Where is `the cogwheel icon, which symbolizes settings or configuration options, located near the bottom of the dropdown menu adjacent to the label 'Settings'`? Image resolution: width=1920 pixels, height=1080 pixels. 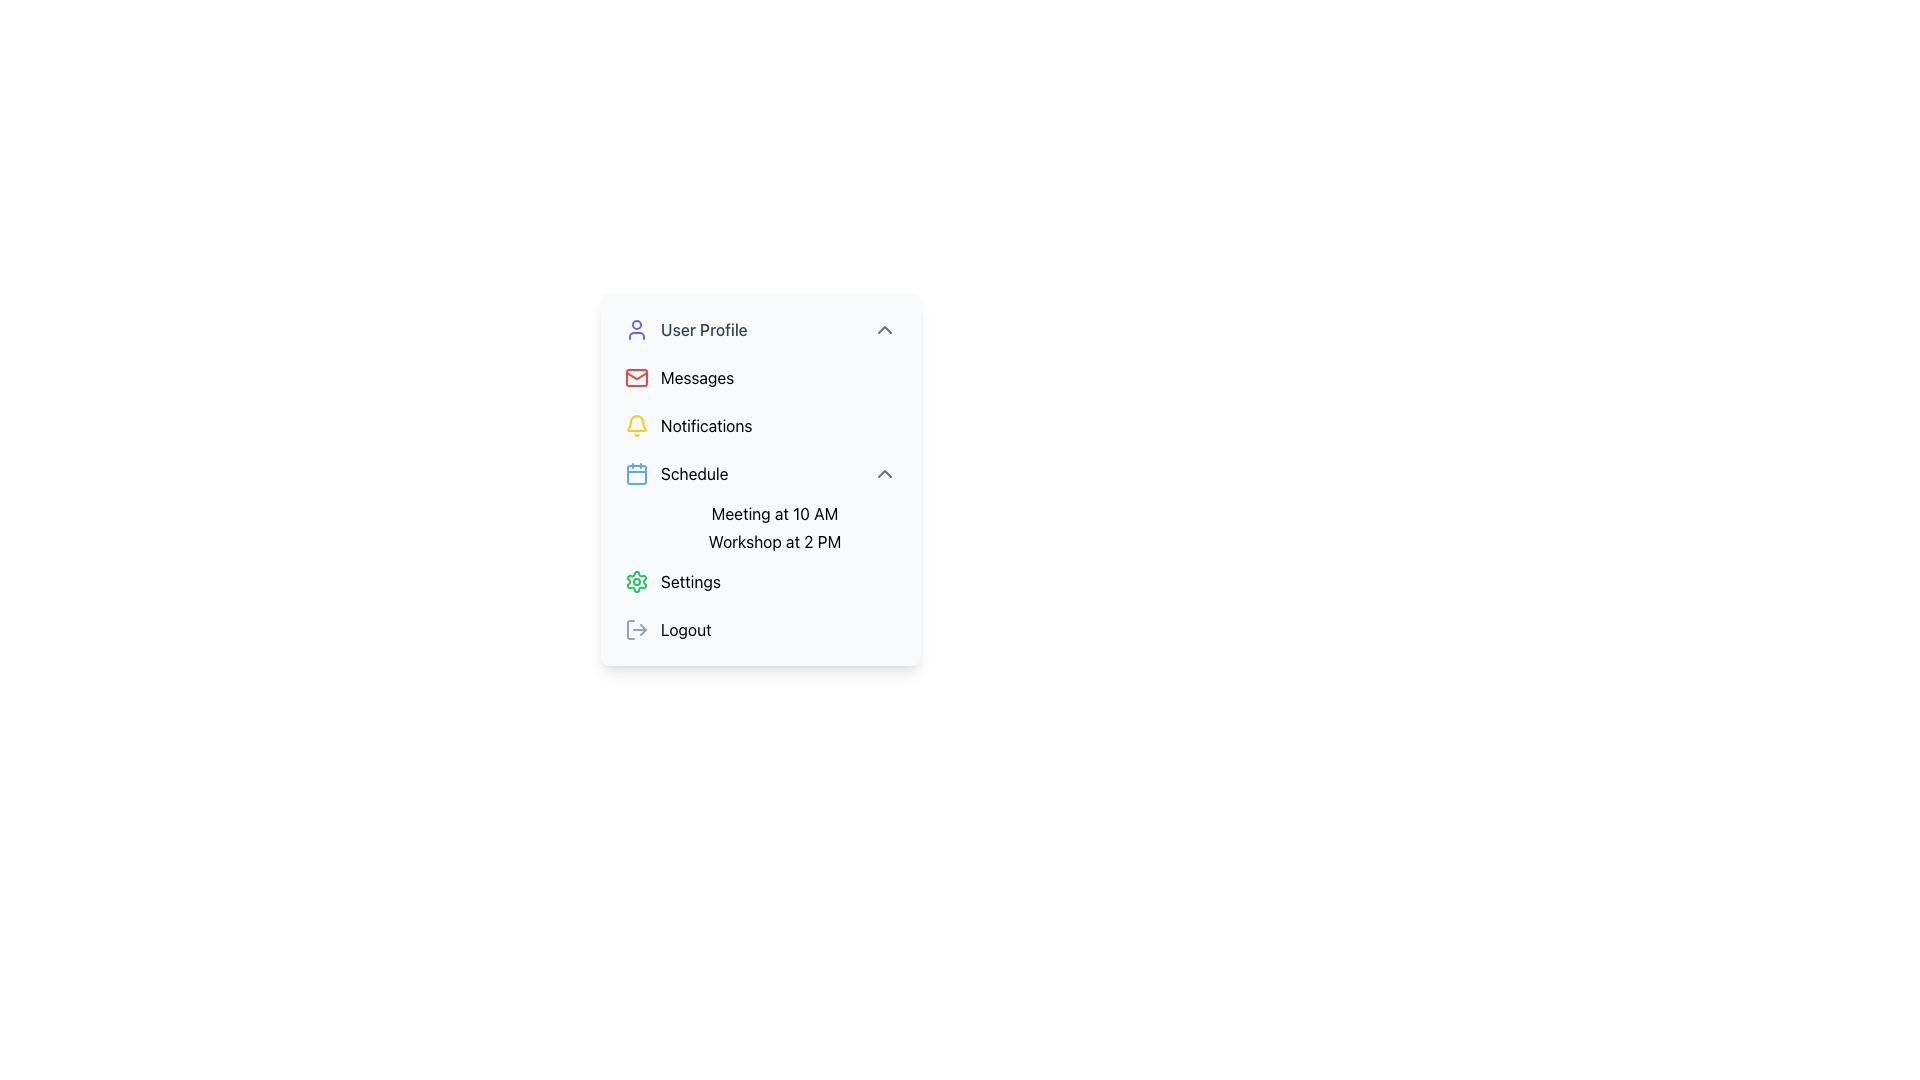 the cogwheel icon, which symbolizes settings or configuration options, located near the bottom of the dropdown menu adjacent to the label 'Settings' is located at coordinates (636, 582).